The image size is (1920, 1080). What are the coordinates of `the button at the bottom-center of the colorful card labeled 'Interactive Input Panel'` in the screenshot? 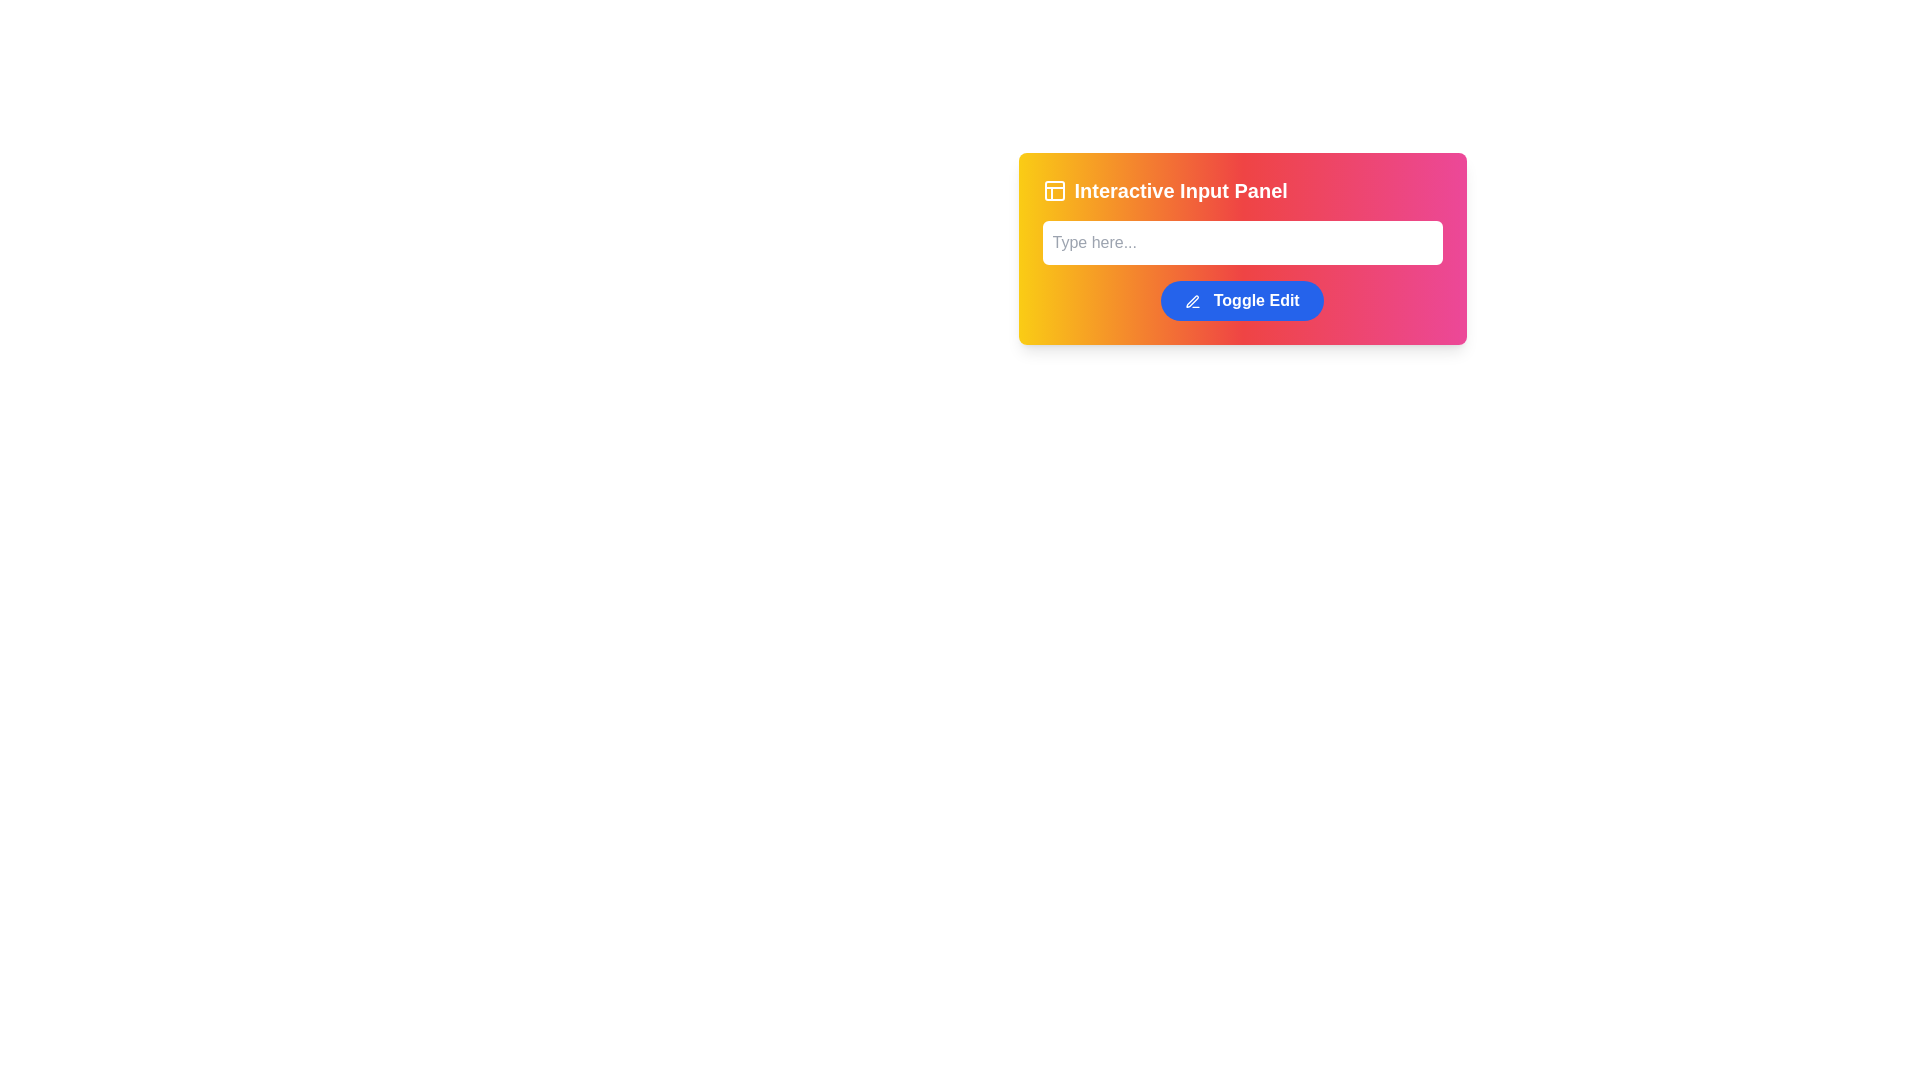 It's located at (1241, 300).